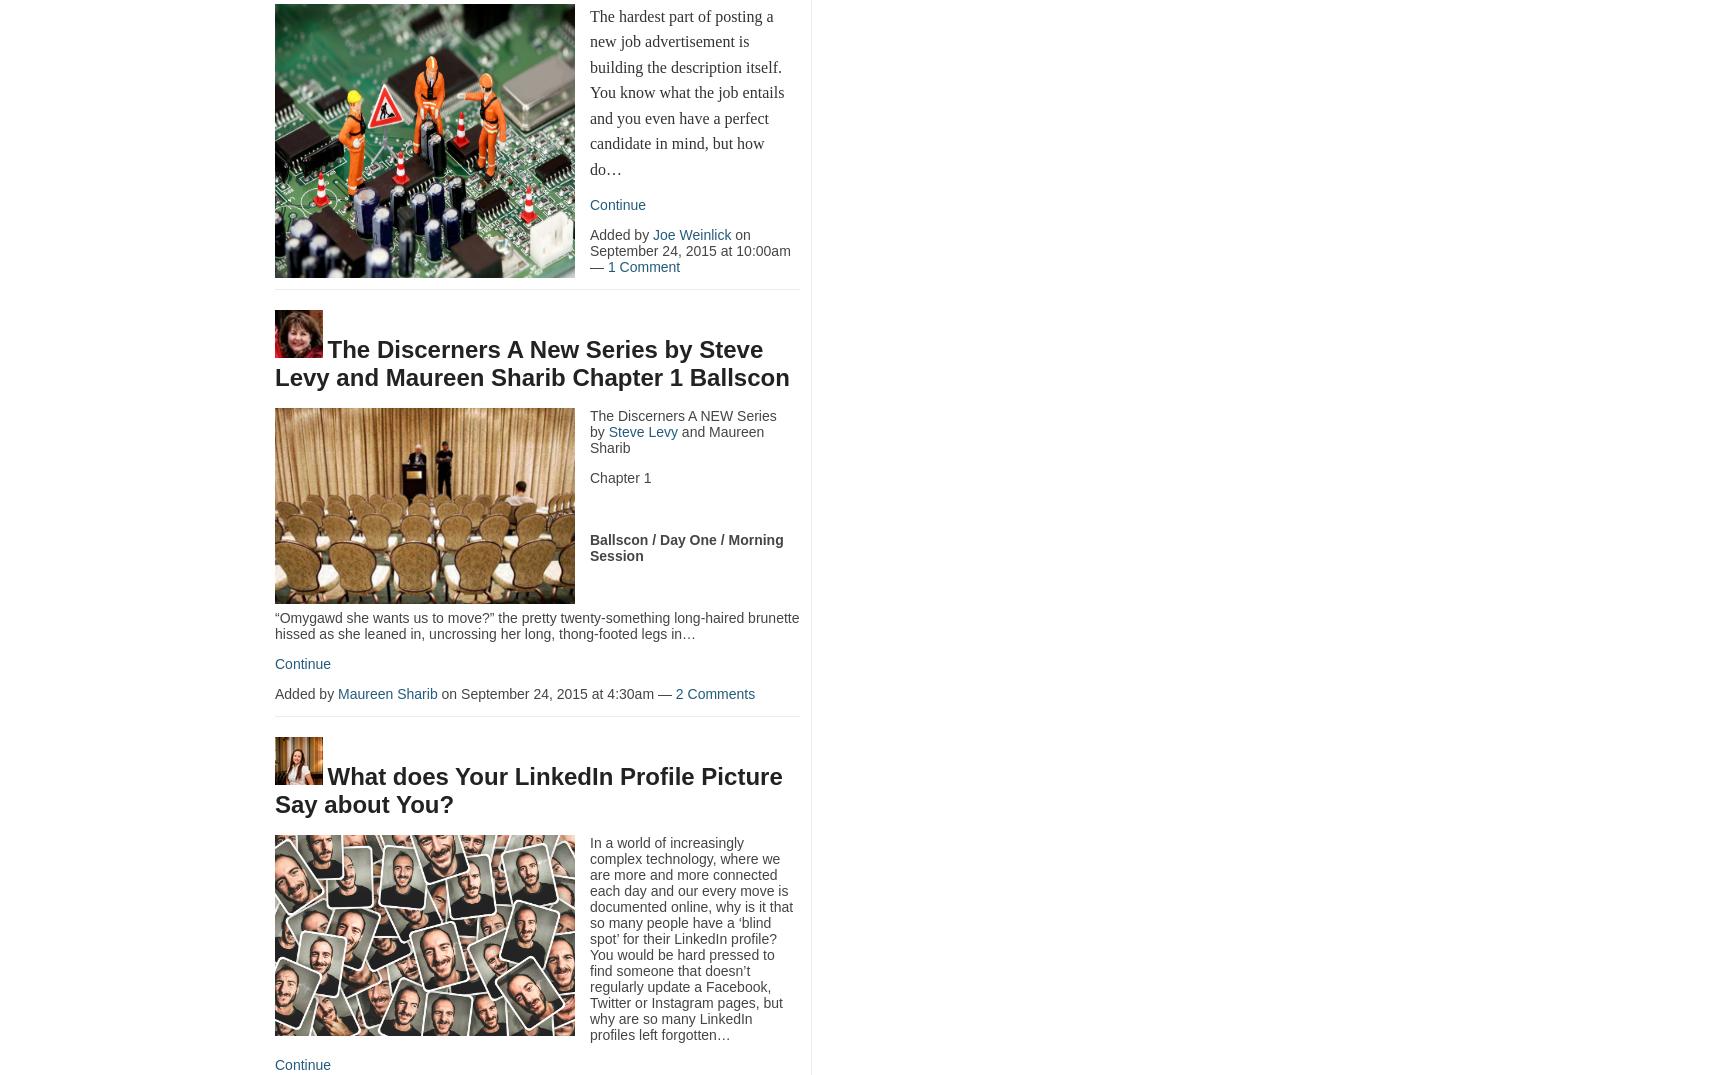 This screenshot has height=1075, width=1732. What do you see at coordinates (676, 438) in the screenshot?
I see `'and Maureen Sharib'` at bounding box center [676, 438].